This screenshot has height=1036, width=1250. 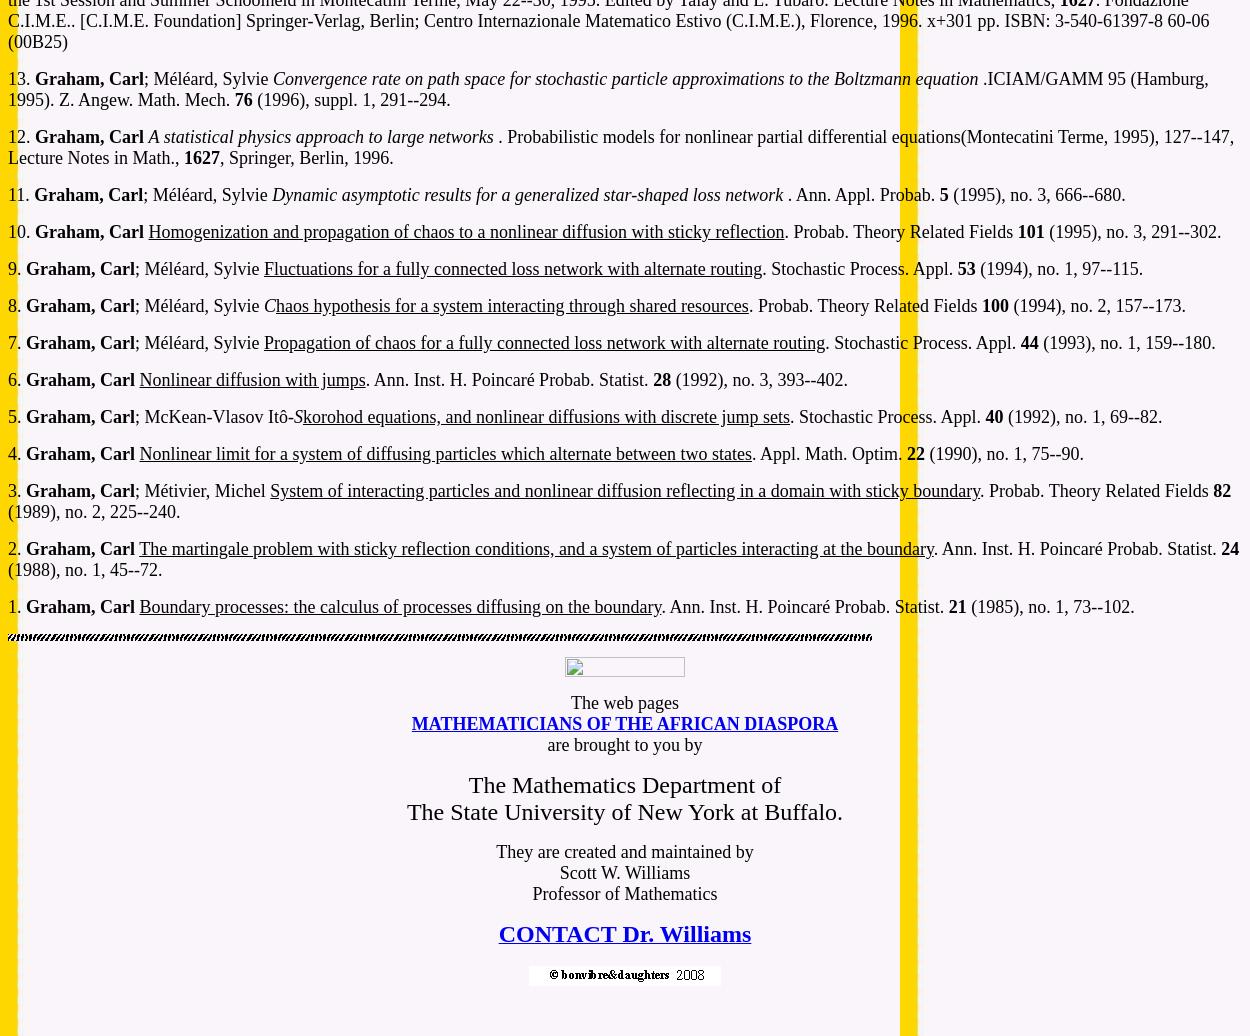 I want to click on '8.', so click(x=17, y=306).